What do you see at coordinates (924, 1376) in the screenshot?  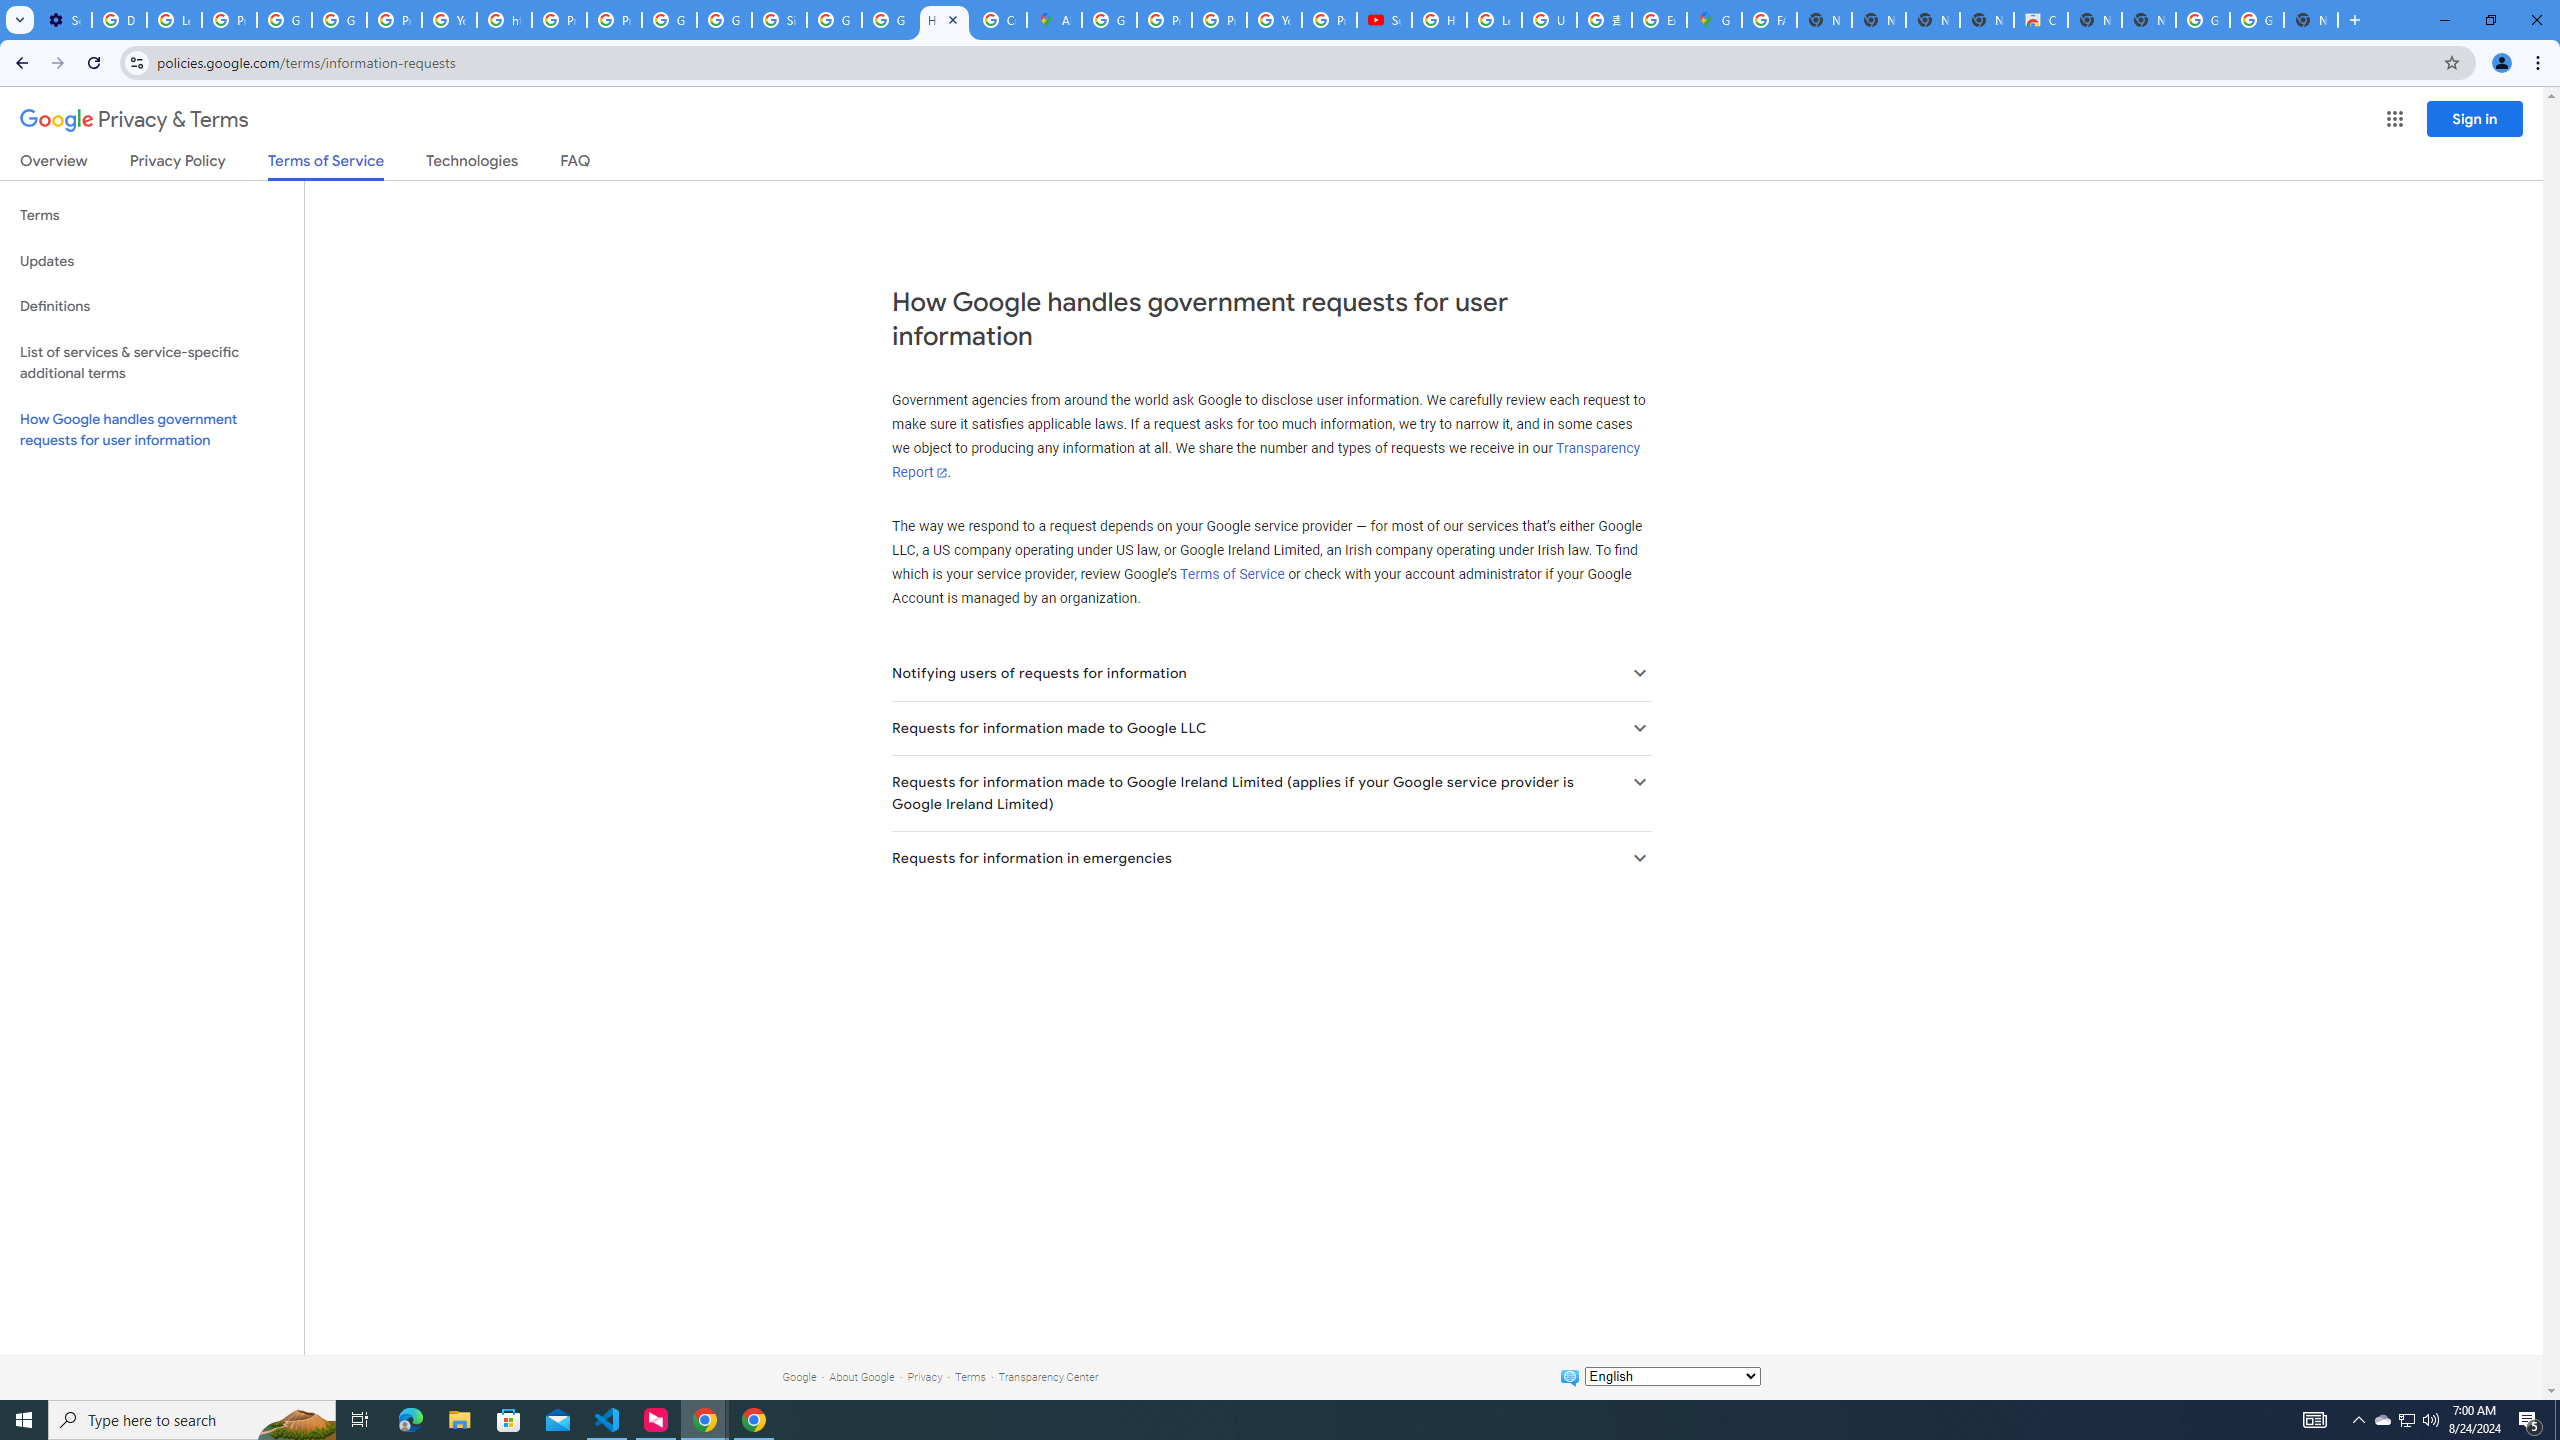 I see `'Privacy'` at bounding box center [924, 1376].